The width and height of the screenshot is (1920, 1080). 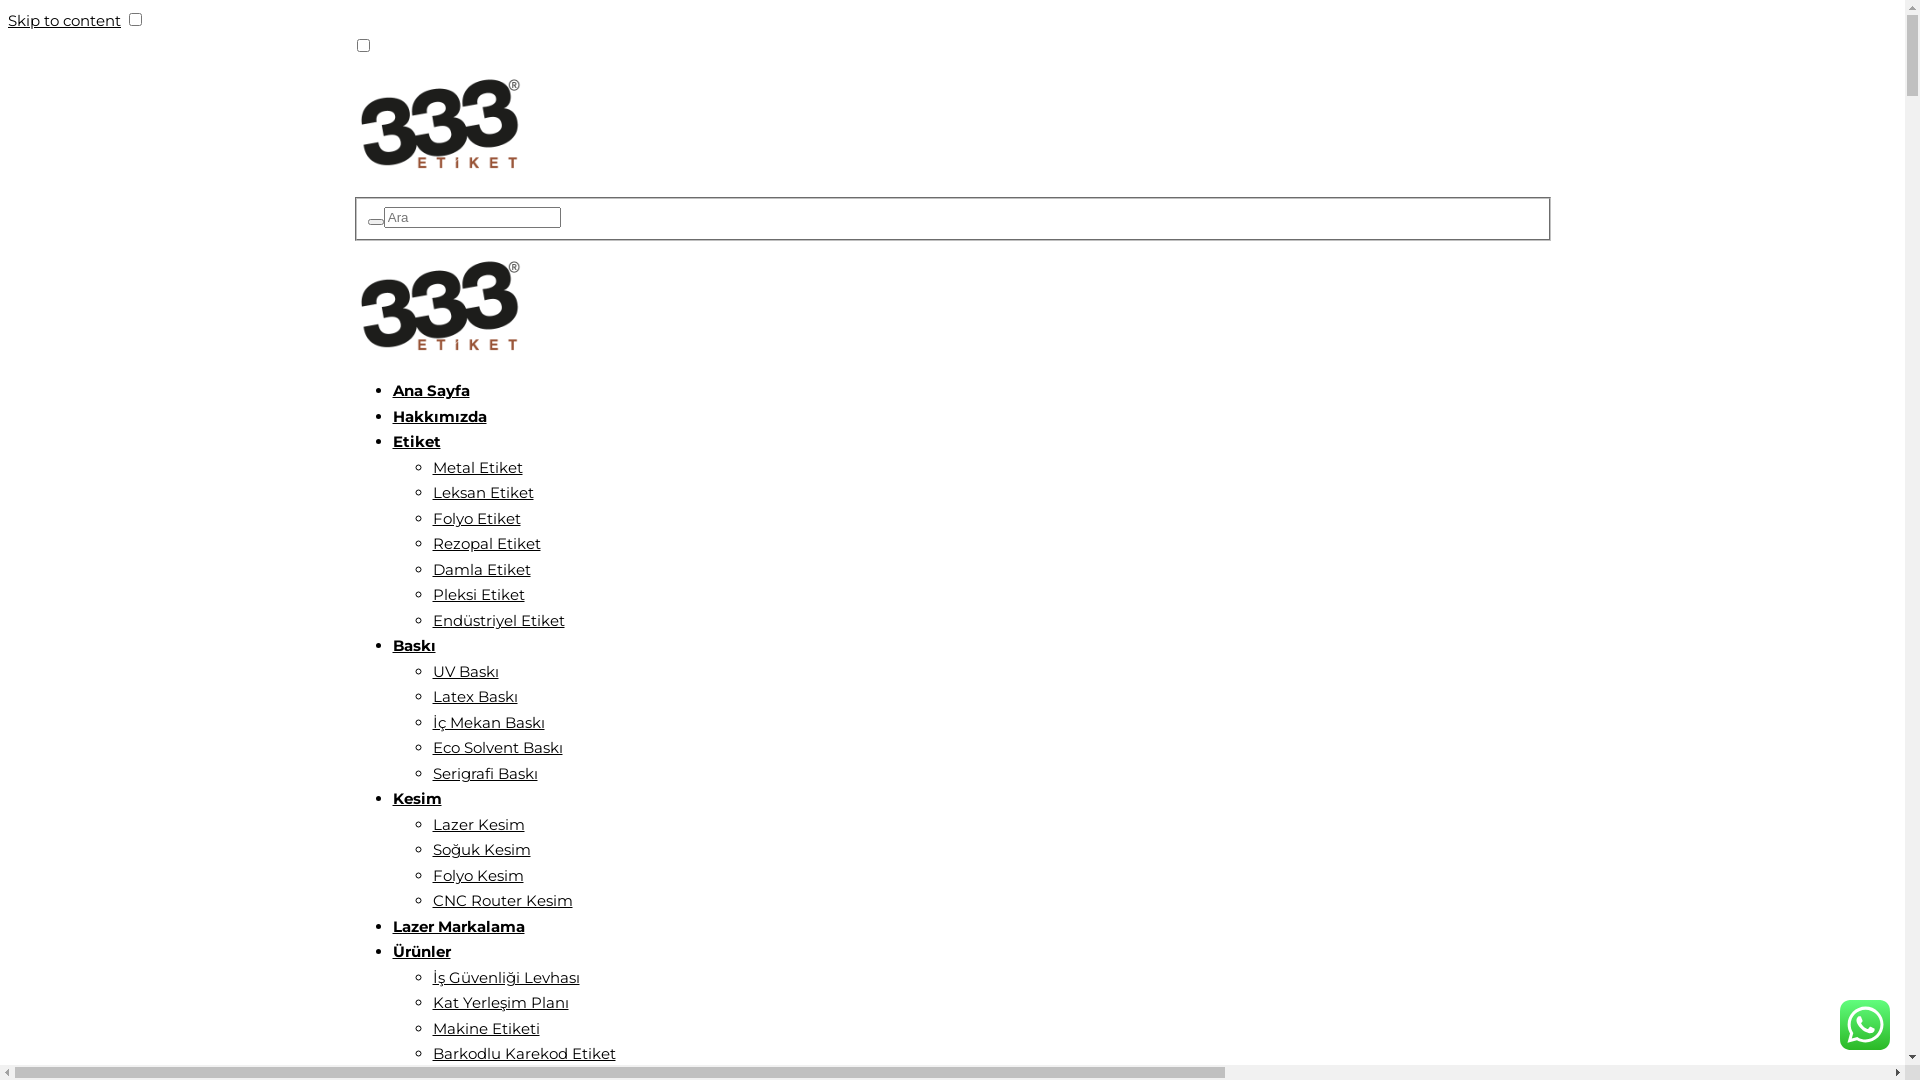 What do you see at coordinates (415, 797) in the screenshot?
I see `'Kesim'` at bounding box center [415, 797].